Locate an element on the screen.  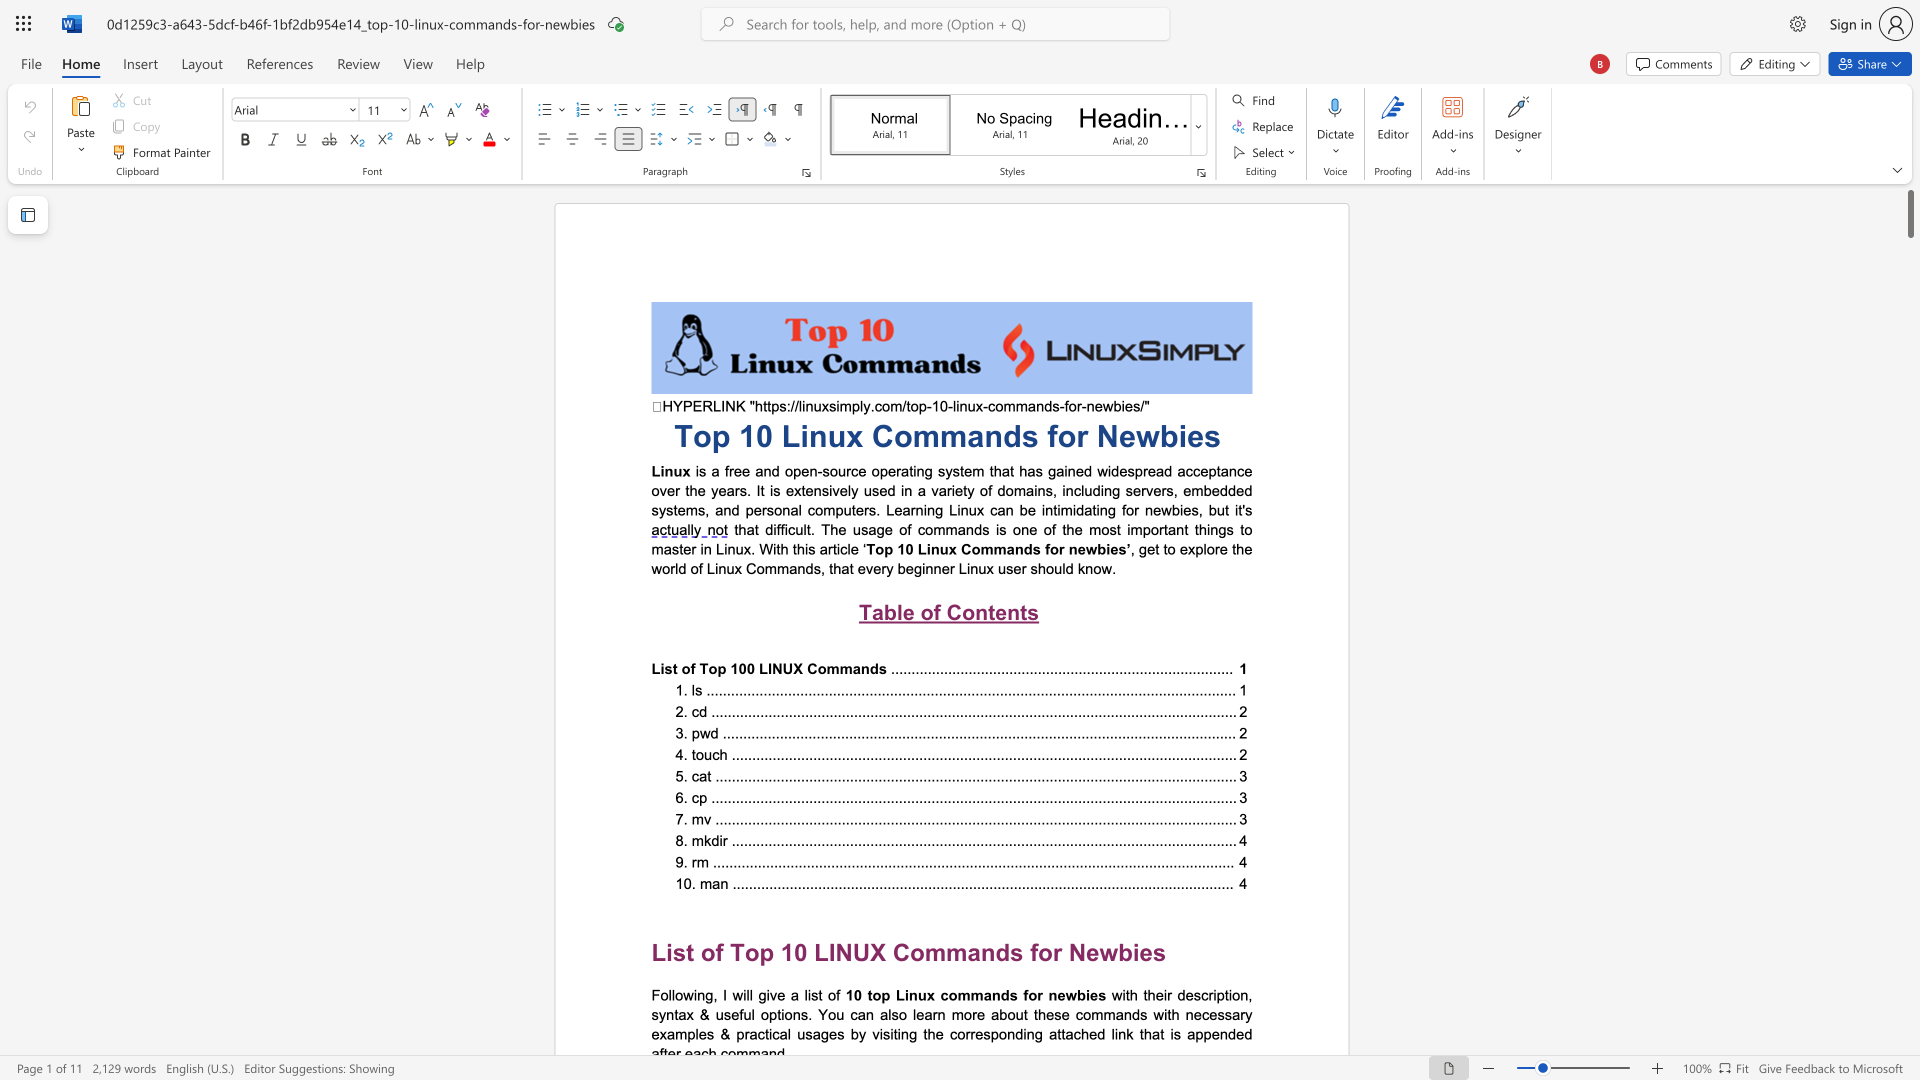
the subset text "inux C" within the text "Top 10 Linux Commands" is located at coordinates (925, 549).